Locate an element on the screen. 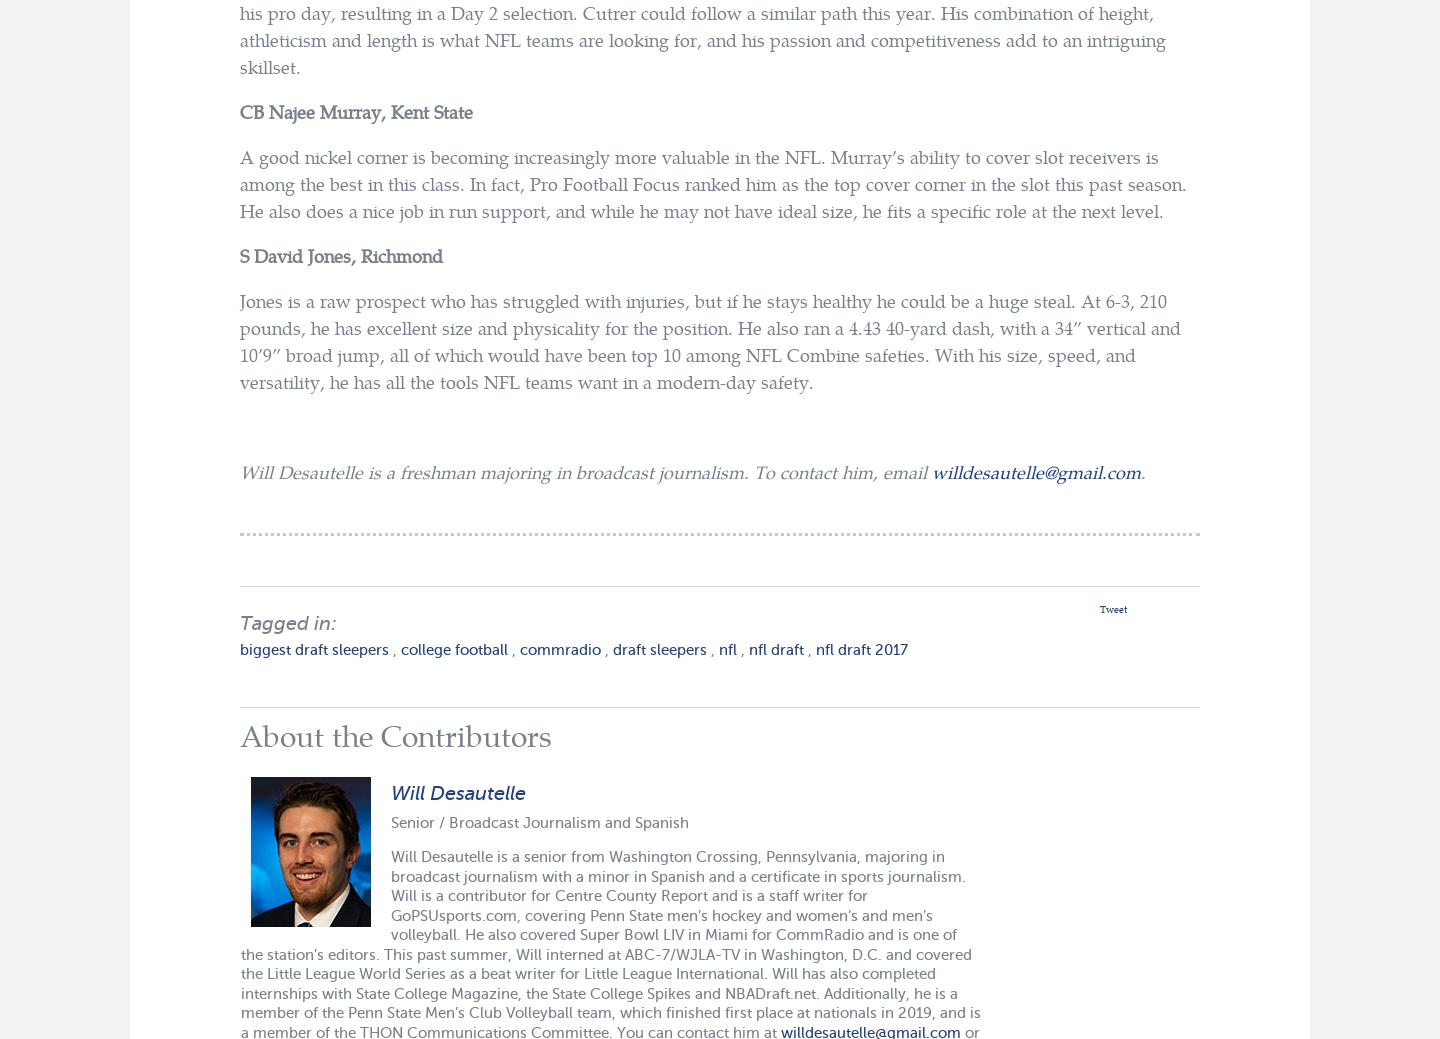 The height and width of the screenshot is (1039, 1440). 'Tagged in:' is located at coordinates (287, 622).